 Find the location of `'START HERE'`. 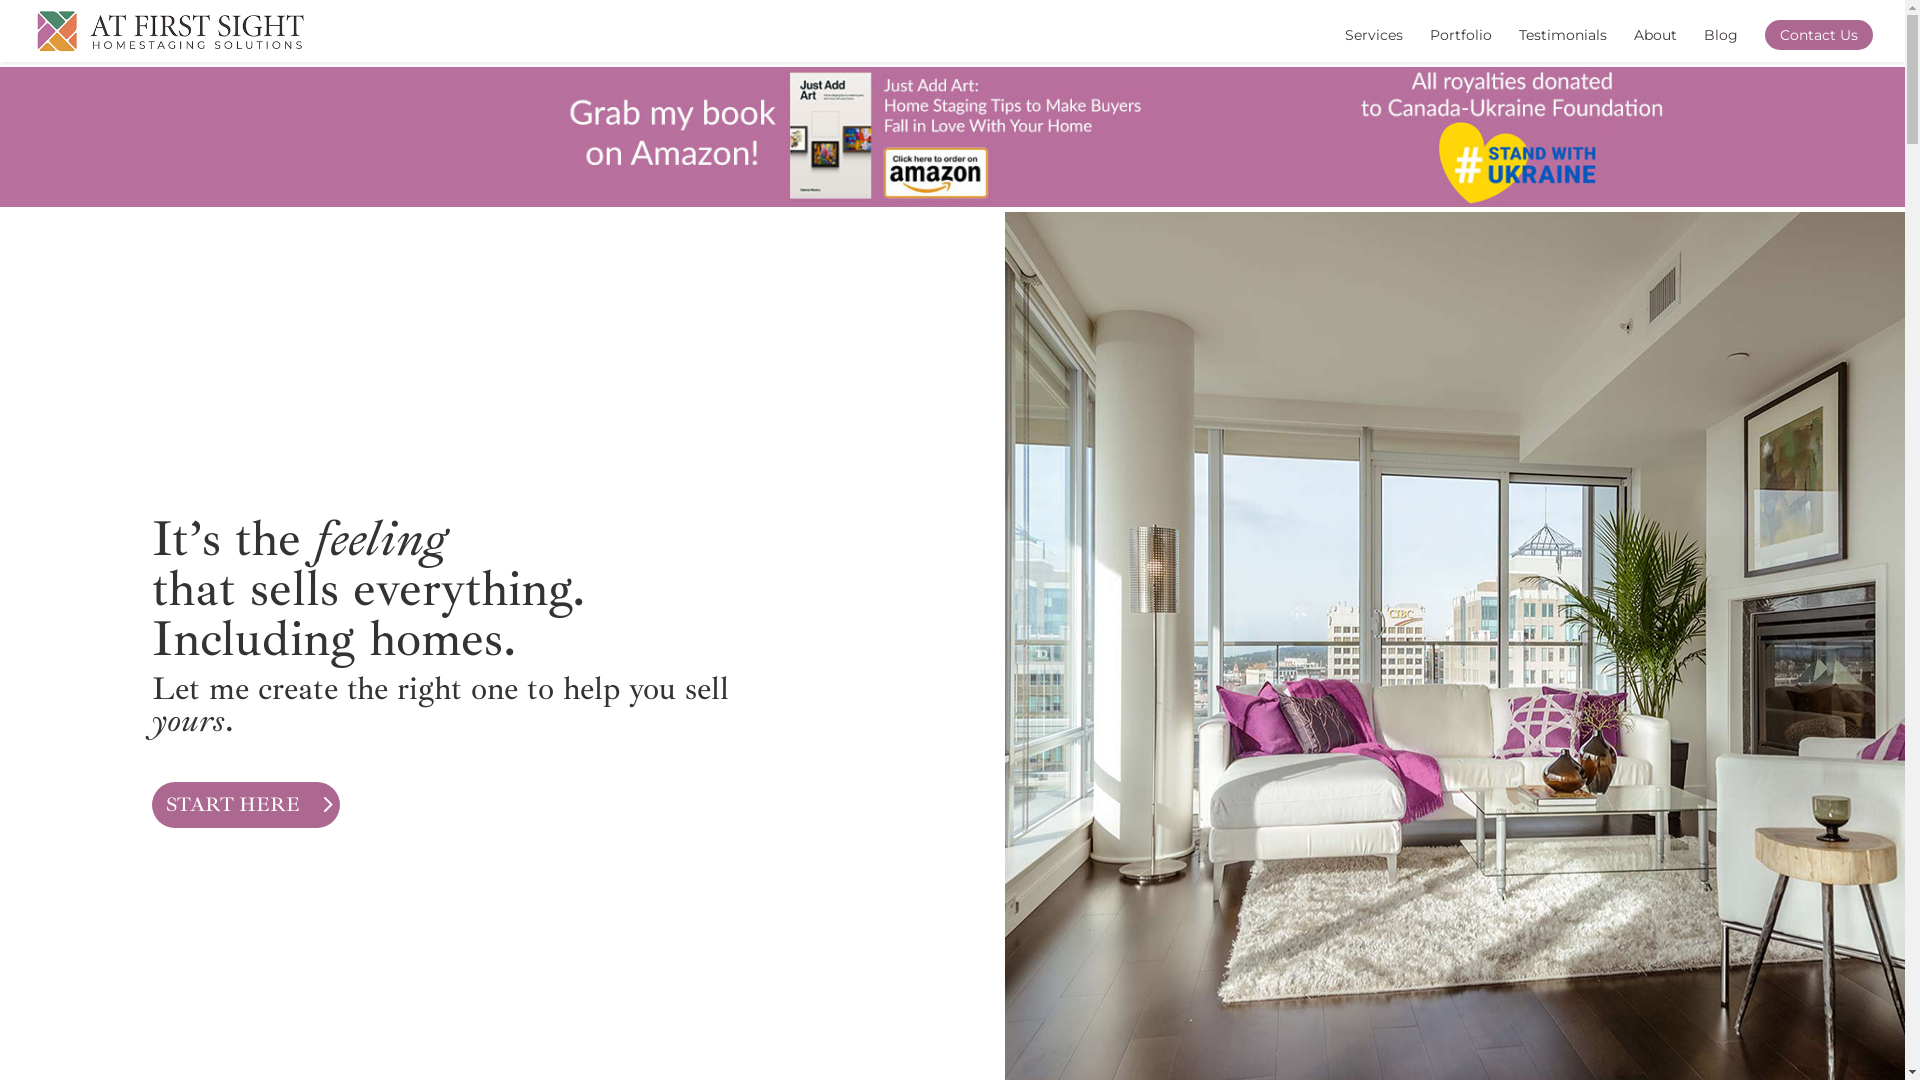

'START HERE' is located at coordinates (244, 804).